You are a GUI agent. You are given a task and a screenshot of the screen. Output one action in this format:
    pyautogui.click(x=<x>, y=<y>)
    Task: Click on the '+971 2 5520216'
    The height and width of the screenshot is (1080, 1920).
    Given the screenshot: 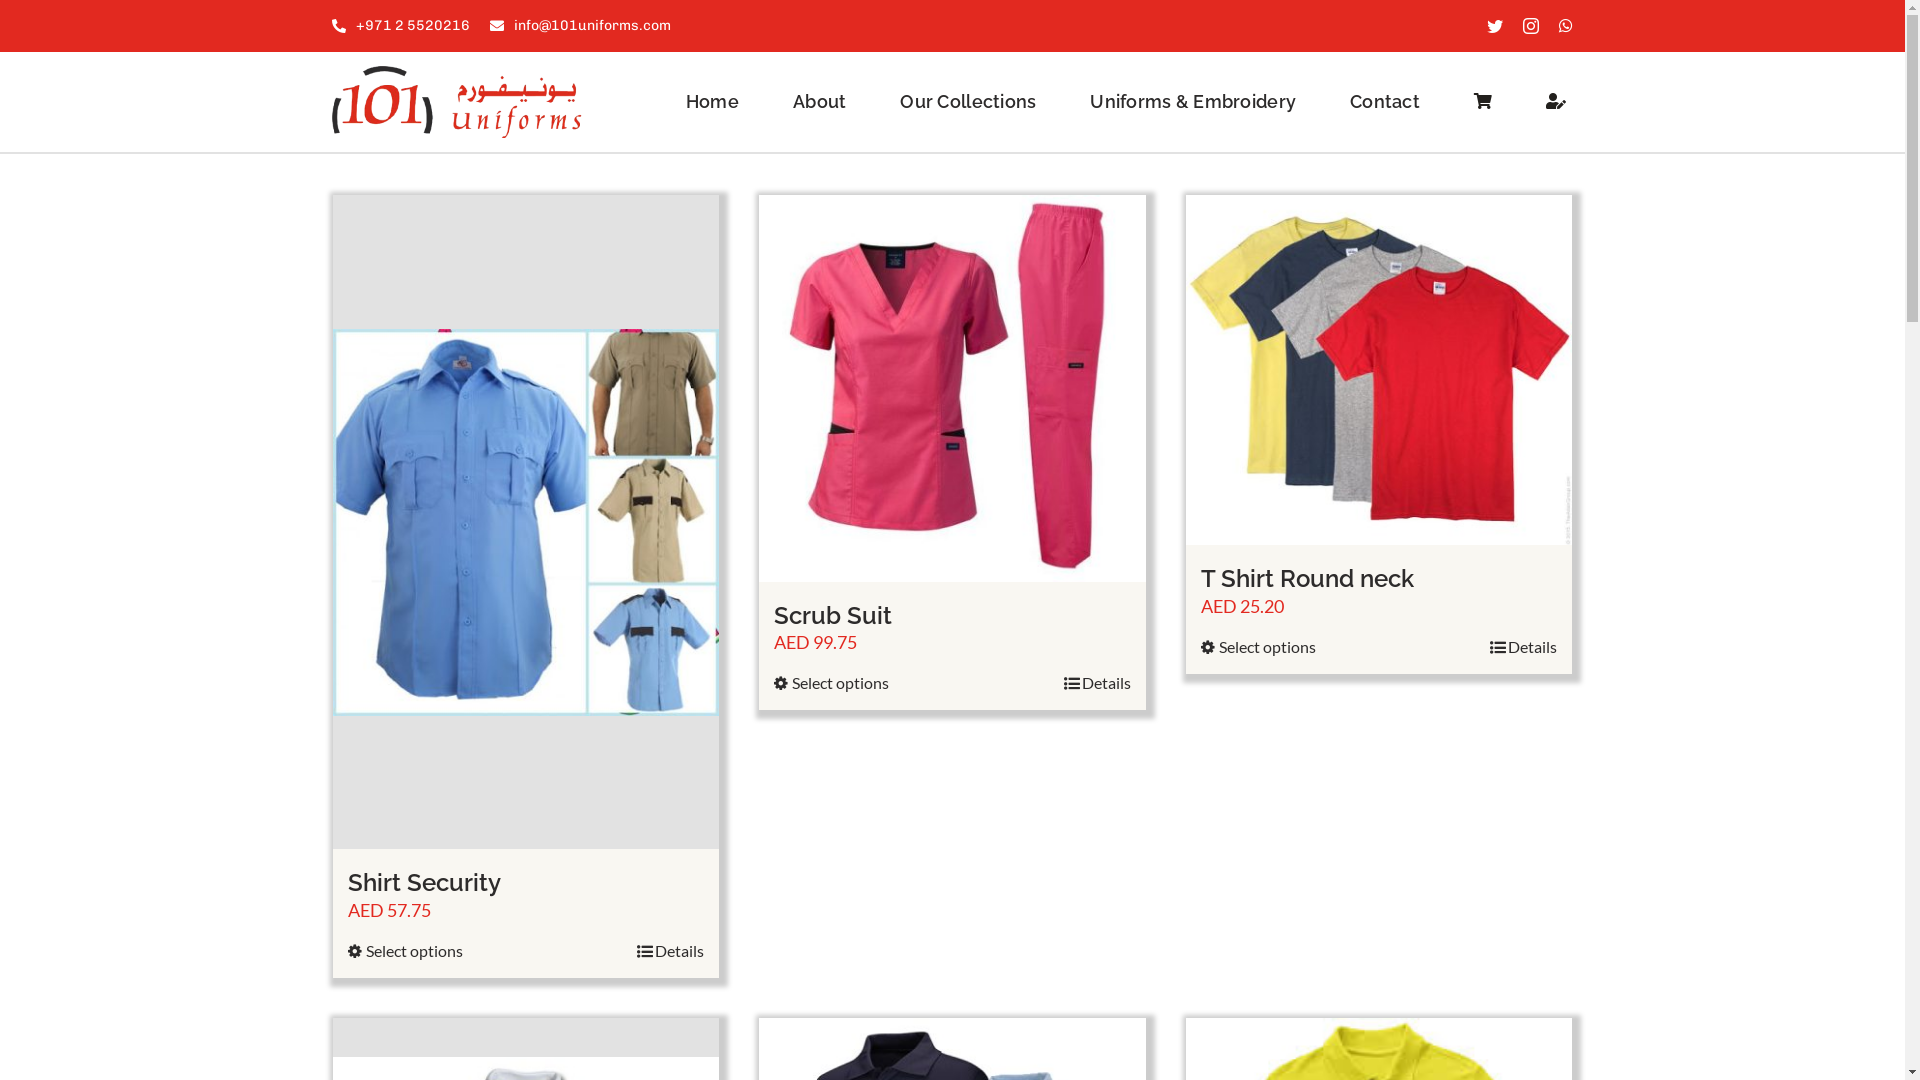 What is the action you would take?
    pyautogui.click(x=331, y=26)
    